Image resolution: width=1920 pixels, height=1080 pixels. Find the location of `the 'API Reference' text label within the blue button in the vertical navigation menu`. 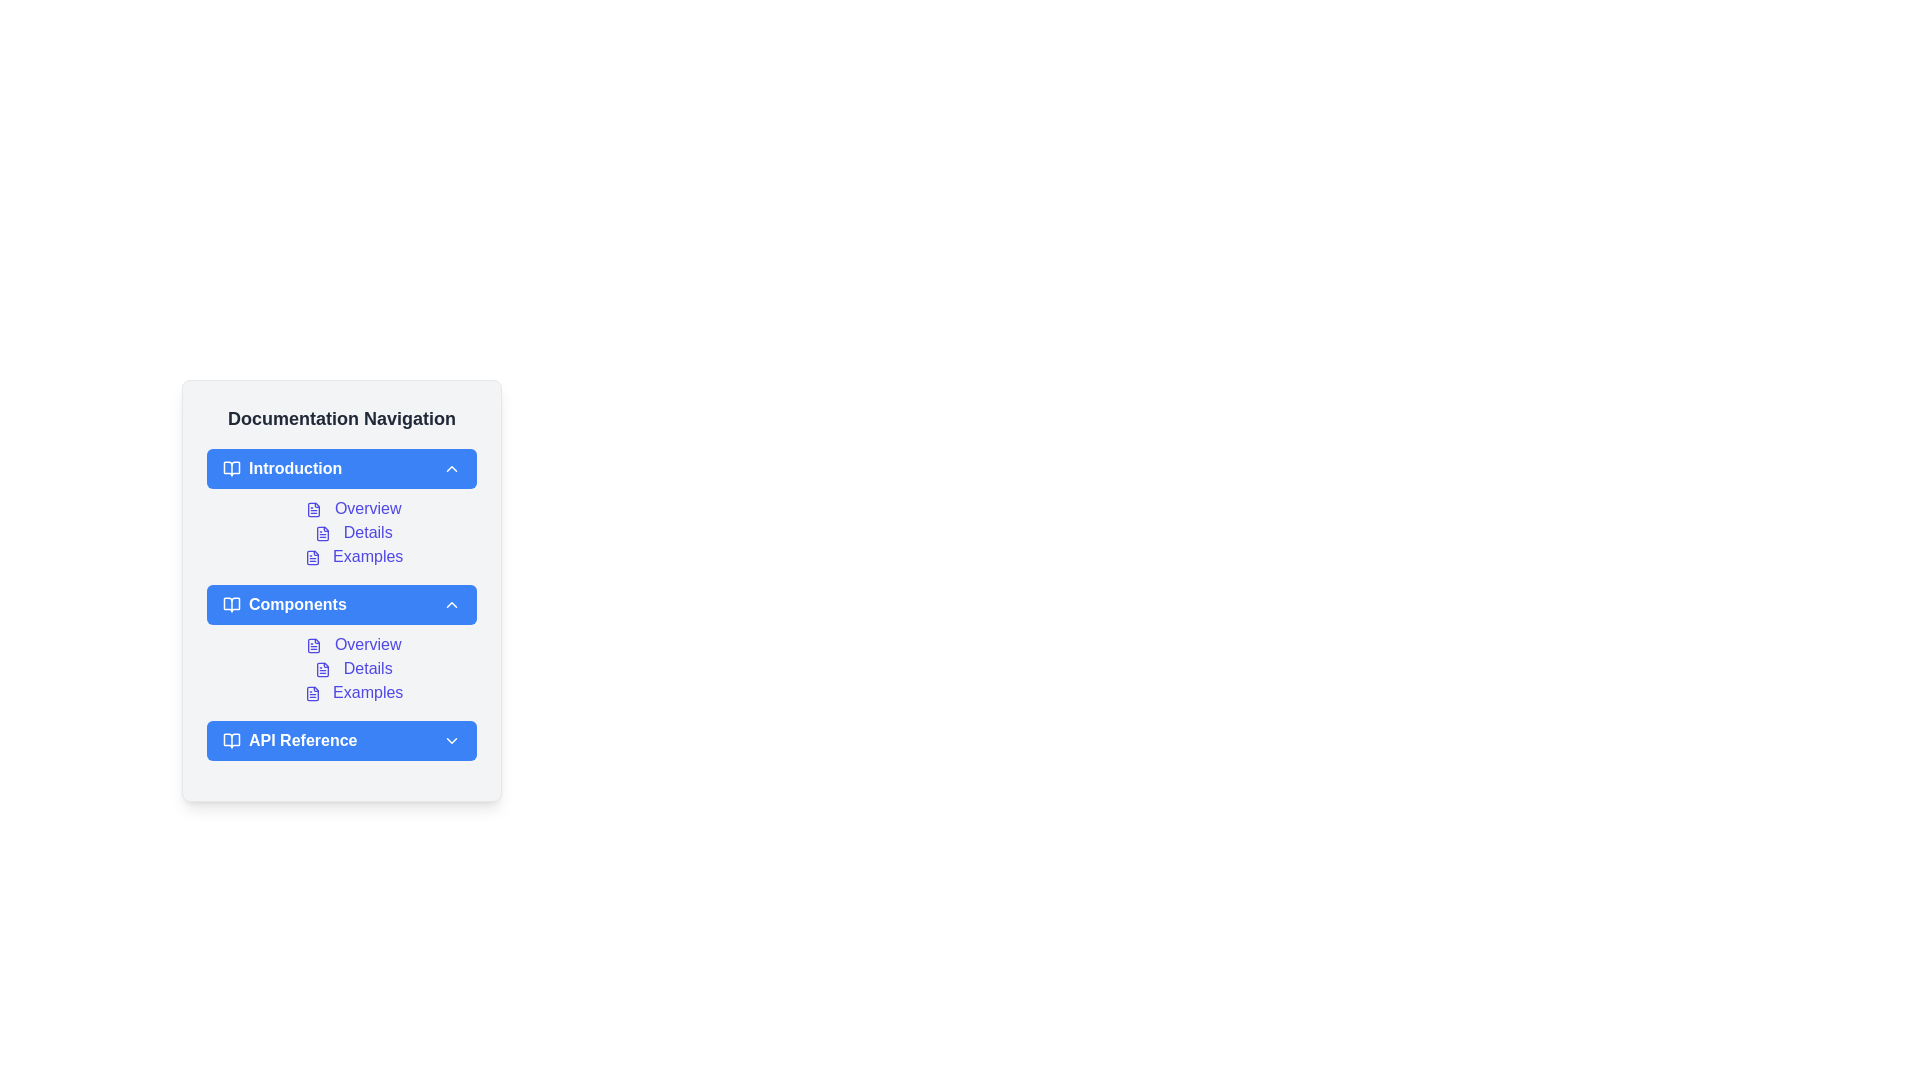

the 'API Reference' text label within the blue button in the vertical navigation menu is located at coordinates (289, 740).